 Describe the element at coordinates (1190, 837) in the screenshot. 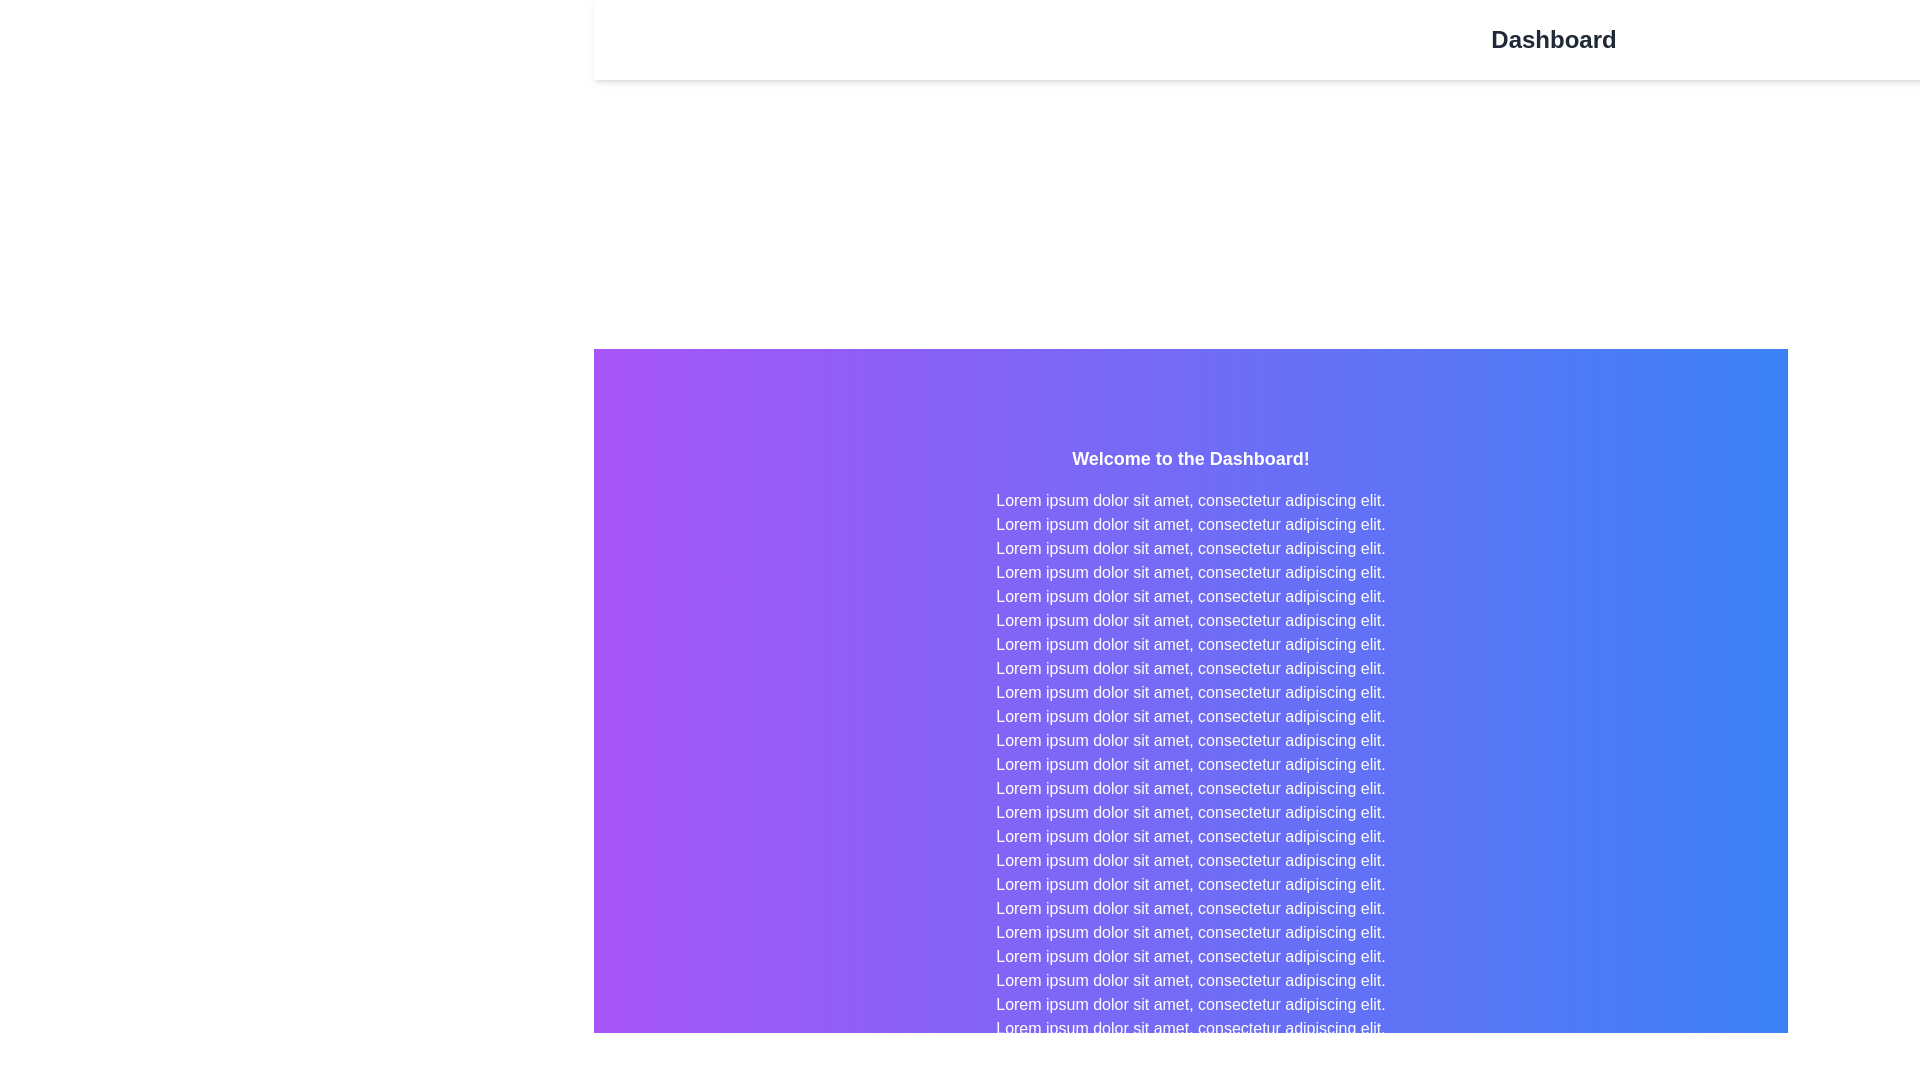

I see `the 16th text item in the vertically aligned list that displays static content, located below the title 'Welcome to the Dashboard!'` at that location.